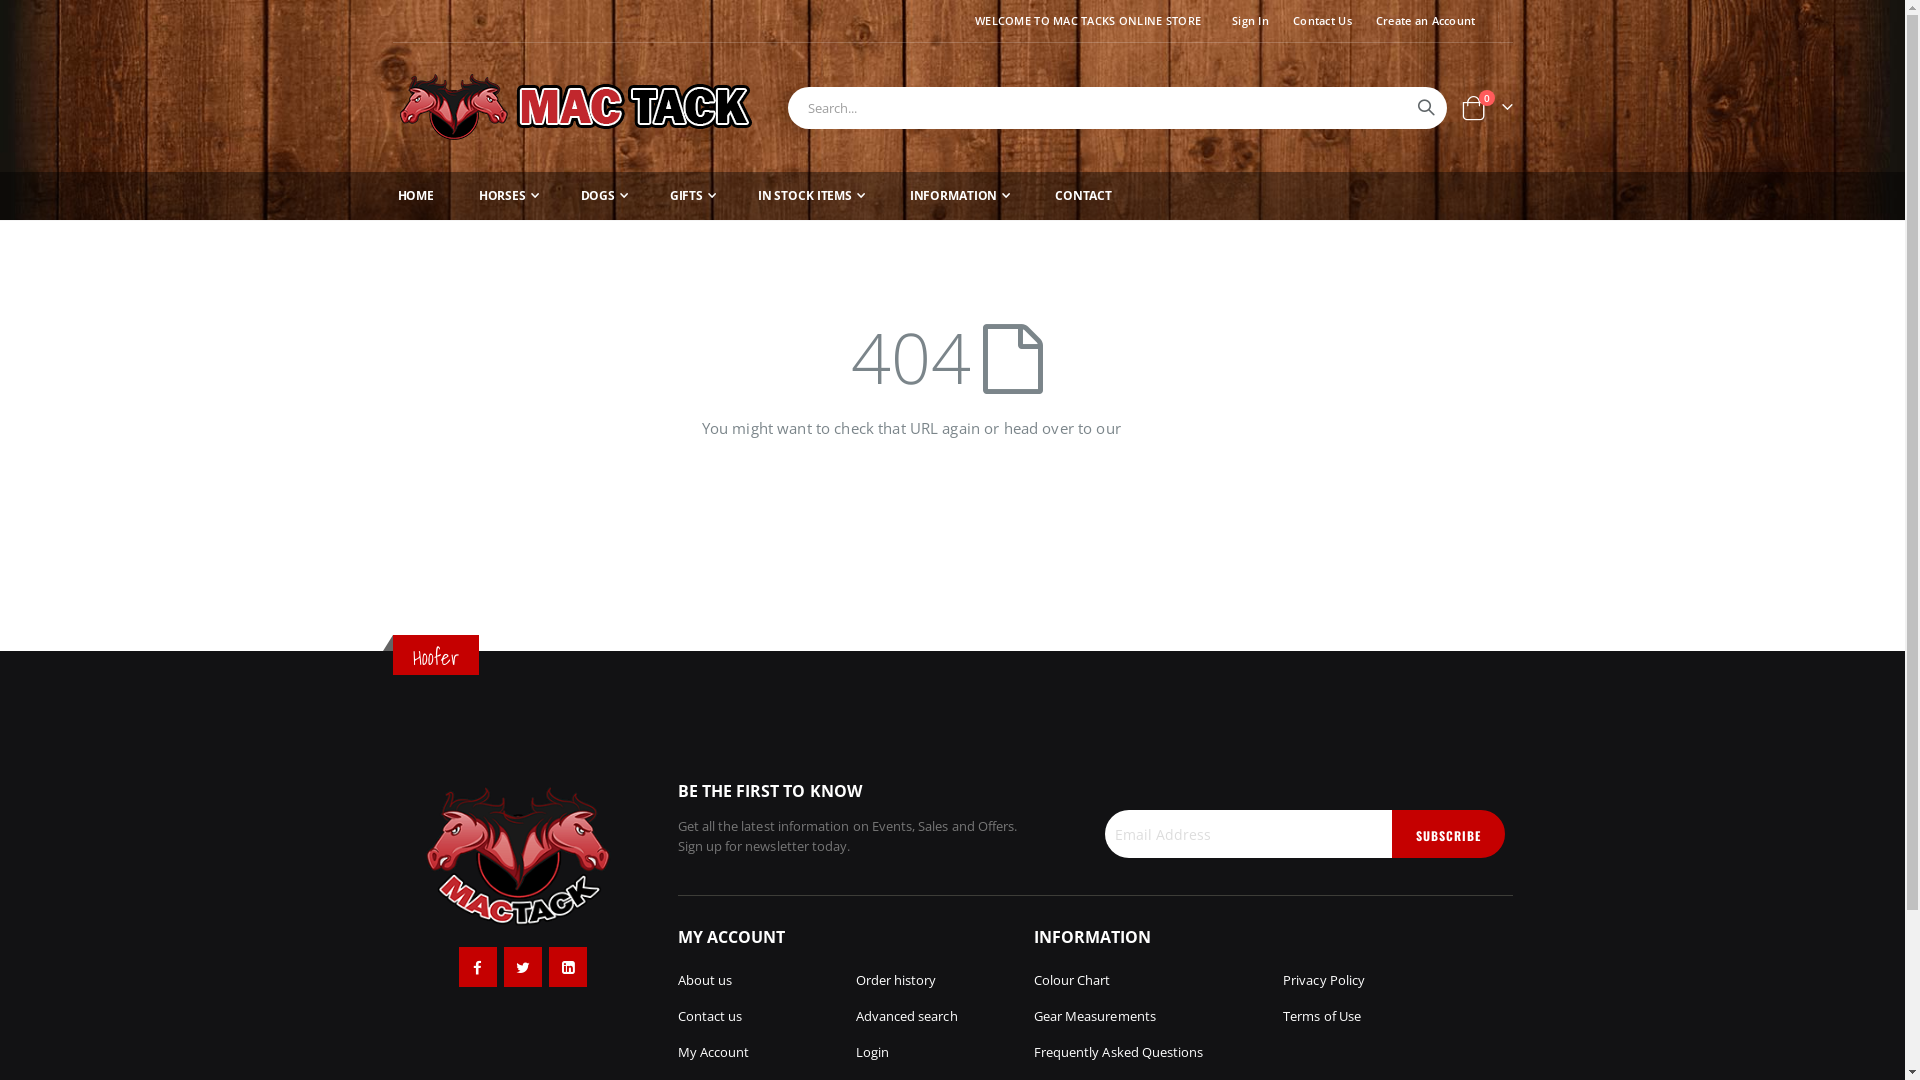 This screenshot has height=1080, width=1920. What do you see at coordinates (1424, 107) in the screenshot?
I see `'Search'` at bounding box center [1424, 107].